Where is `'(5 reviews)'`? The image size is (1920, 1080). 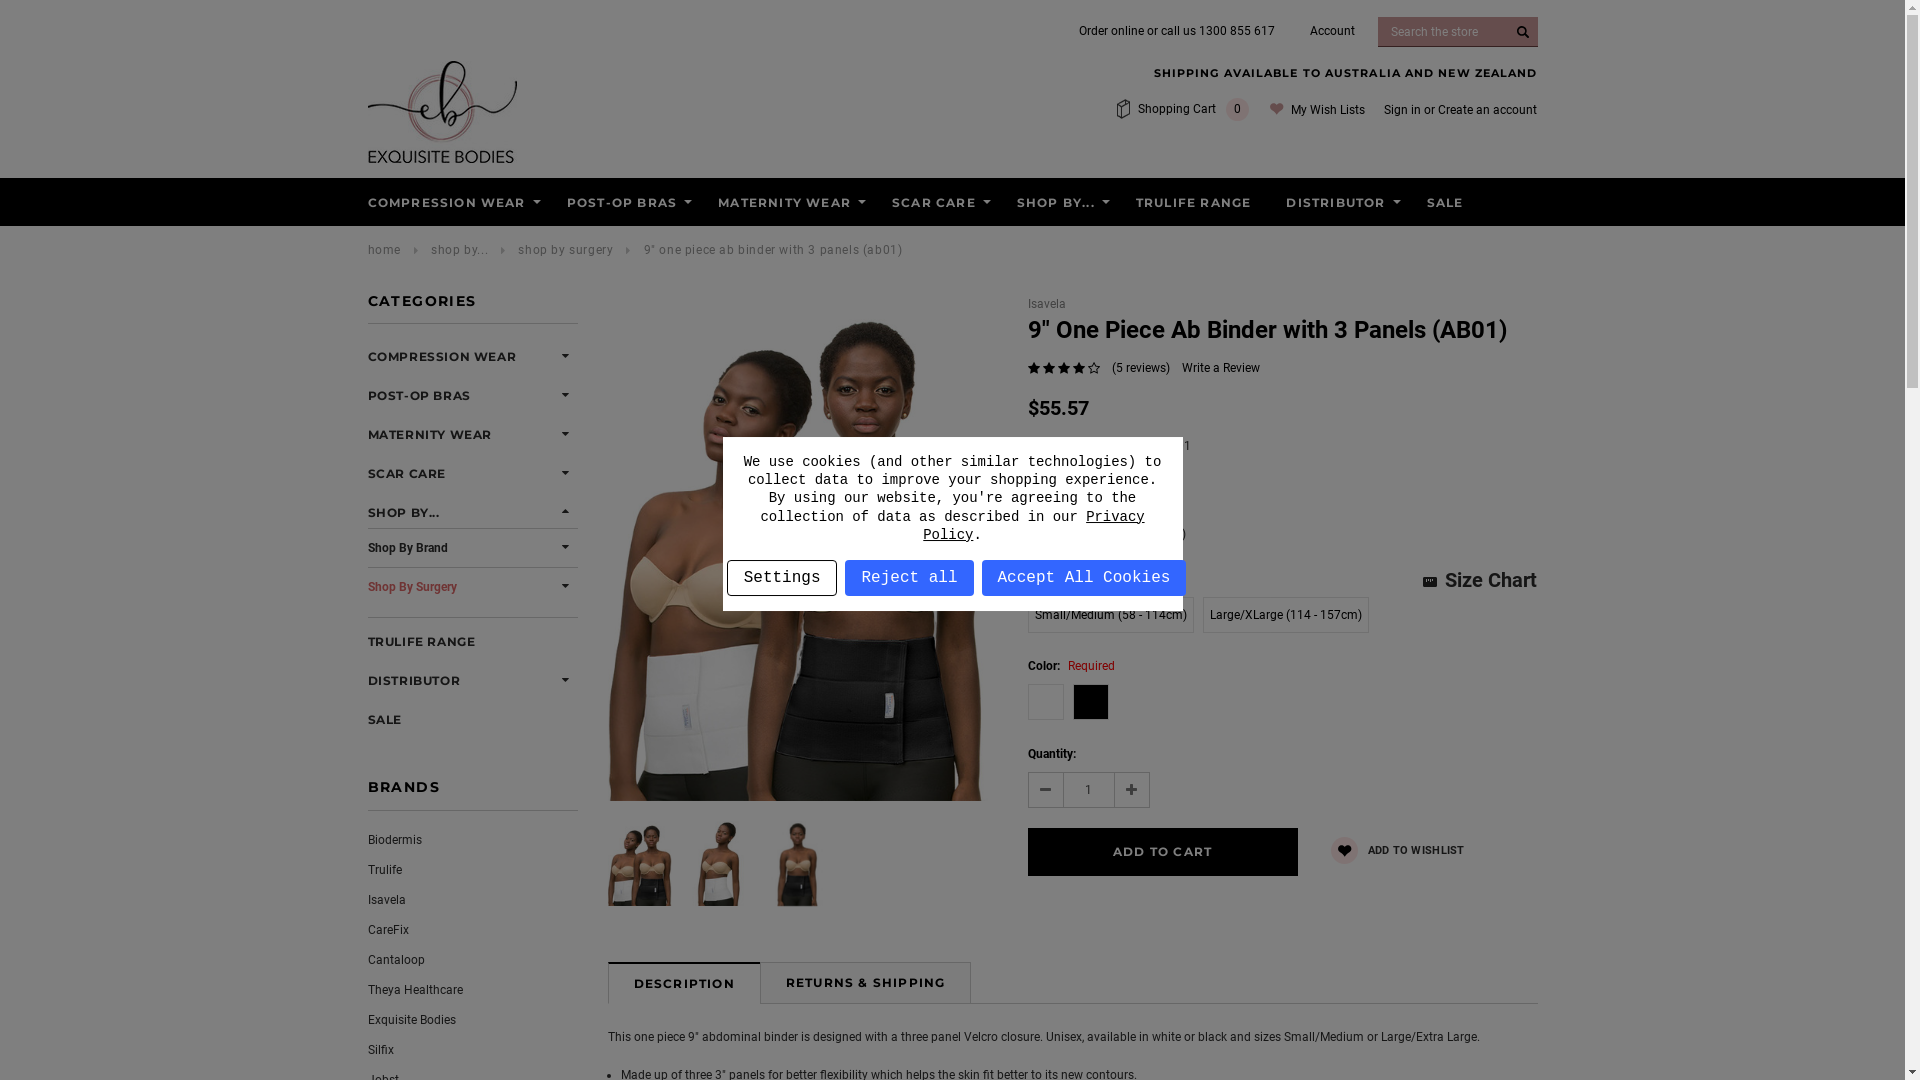
'(5 reviews)' is located at coordinates (1141, 367).